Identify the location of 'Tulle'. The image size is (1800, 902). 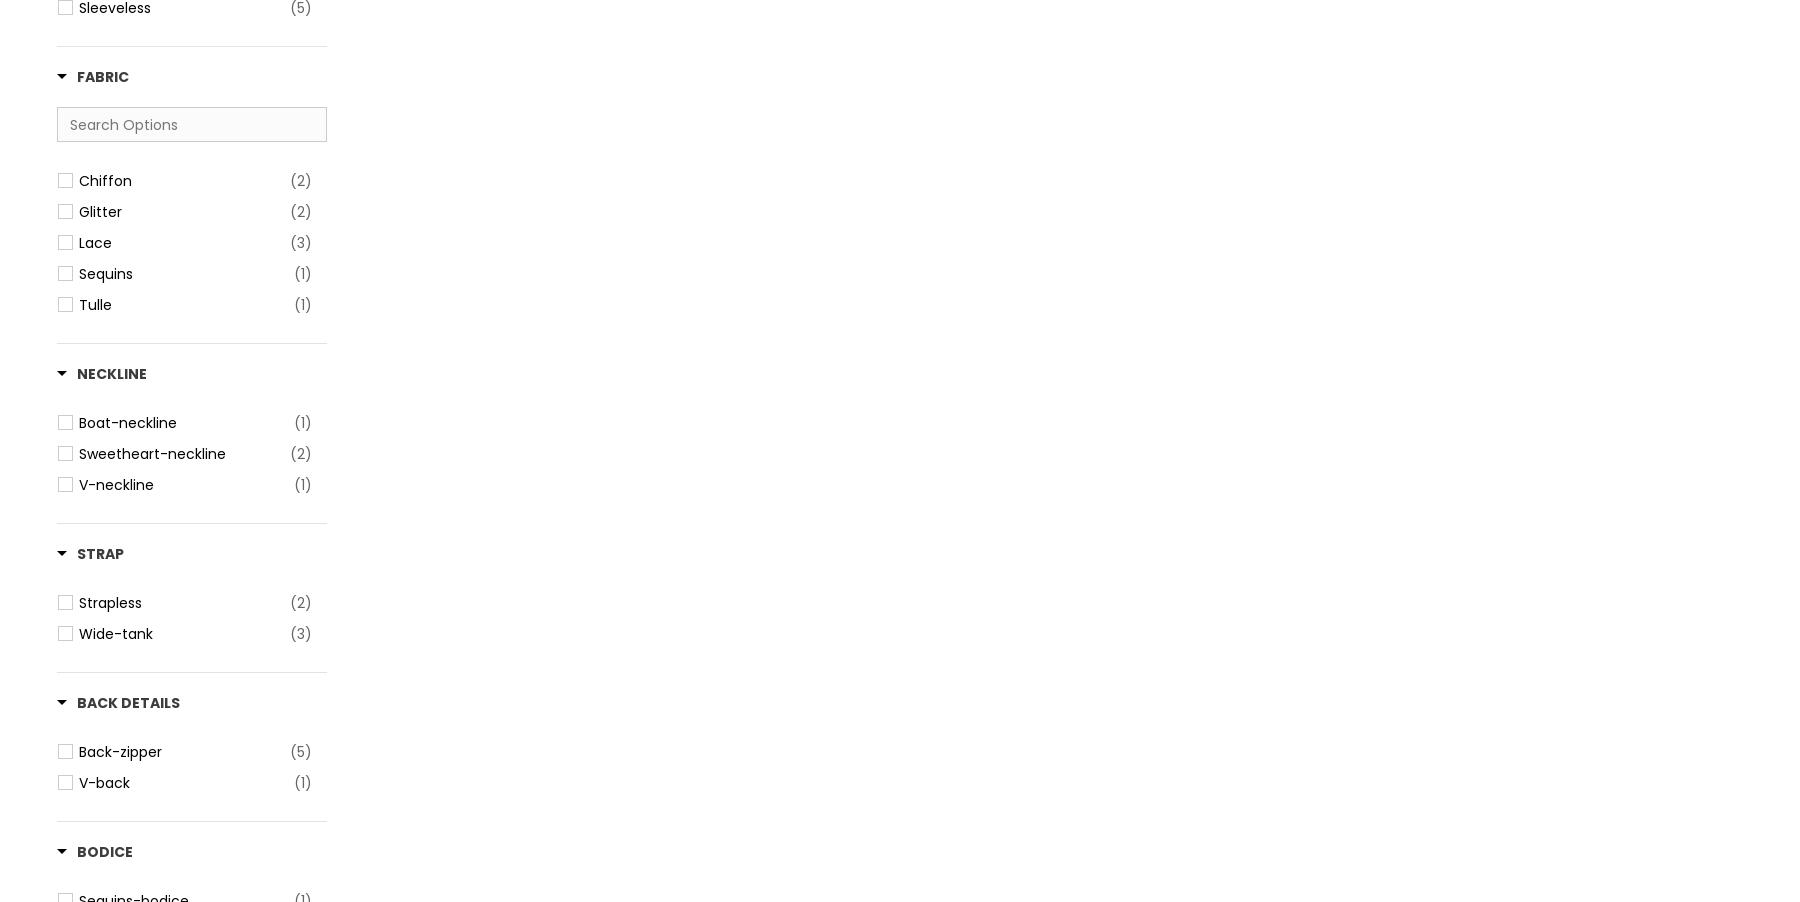
(78, 303).